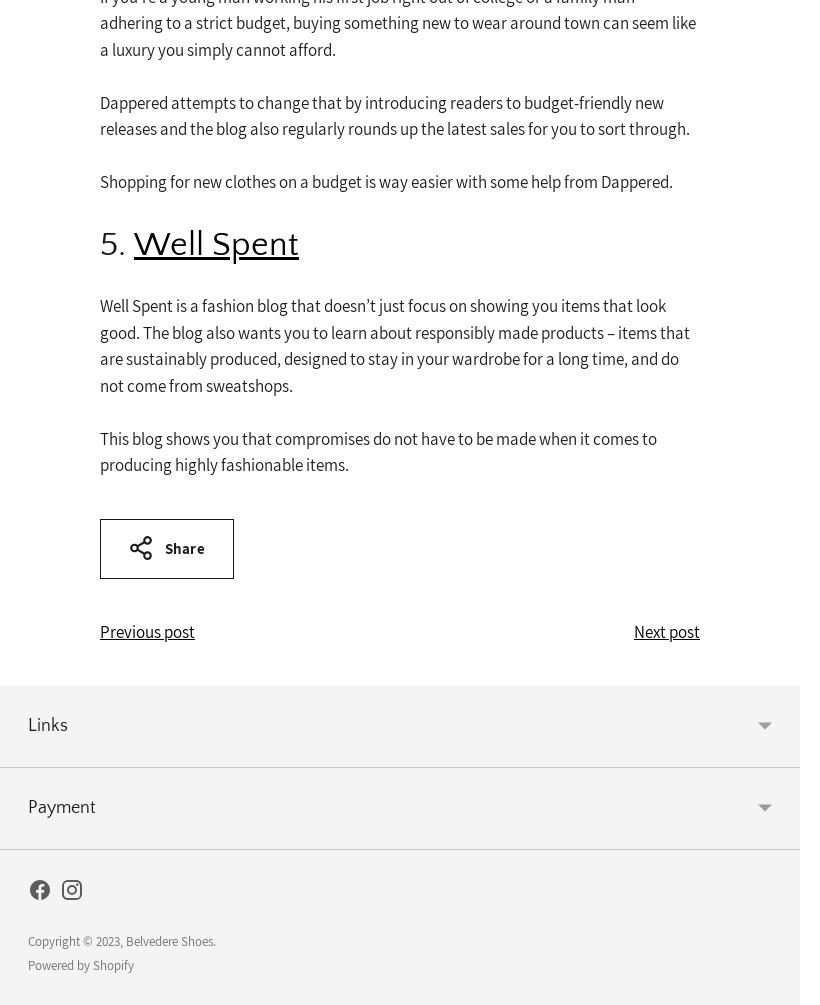 The height and width of the screenshot is (1005, 820). I want to click on 'Shopping for new clothes on a budget is way easier with some help from Dappered.', so click(386, 181).